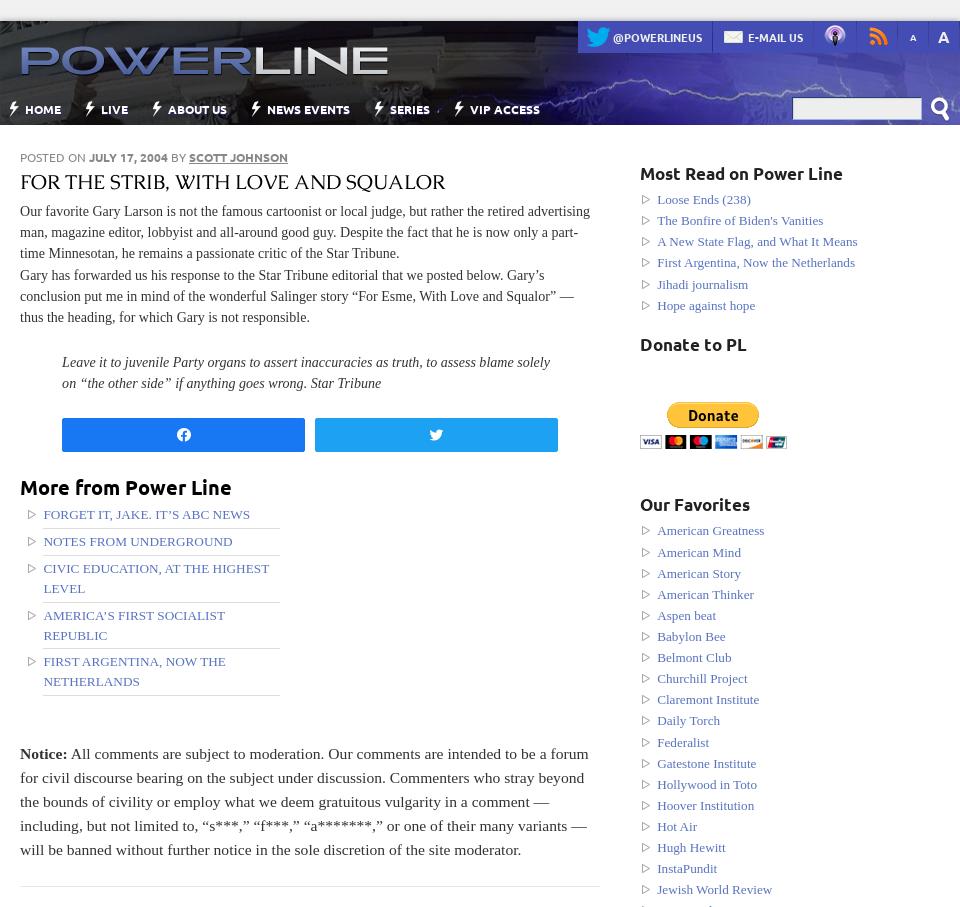 The height and width of the screenshot is (907, 960). I want to click on 'by', so click(177, 157).